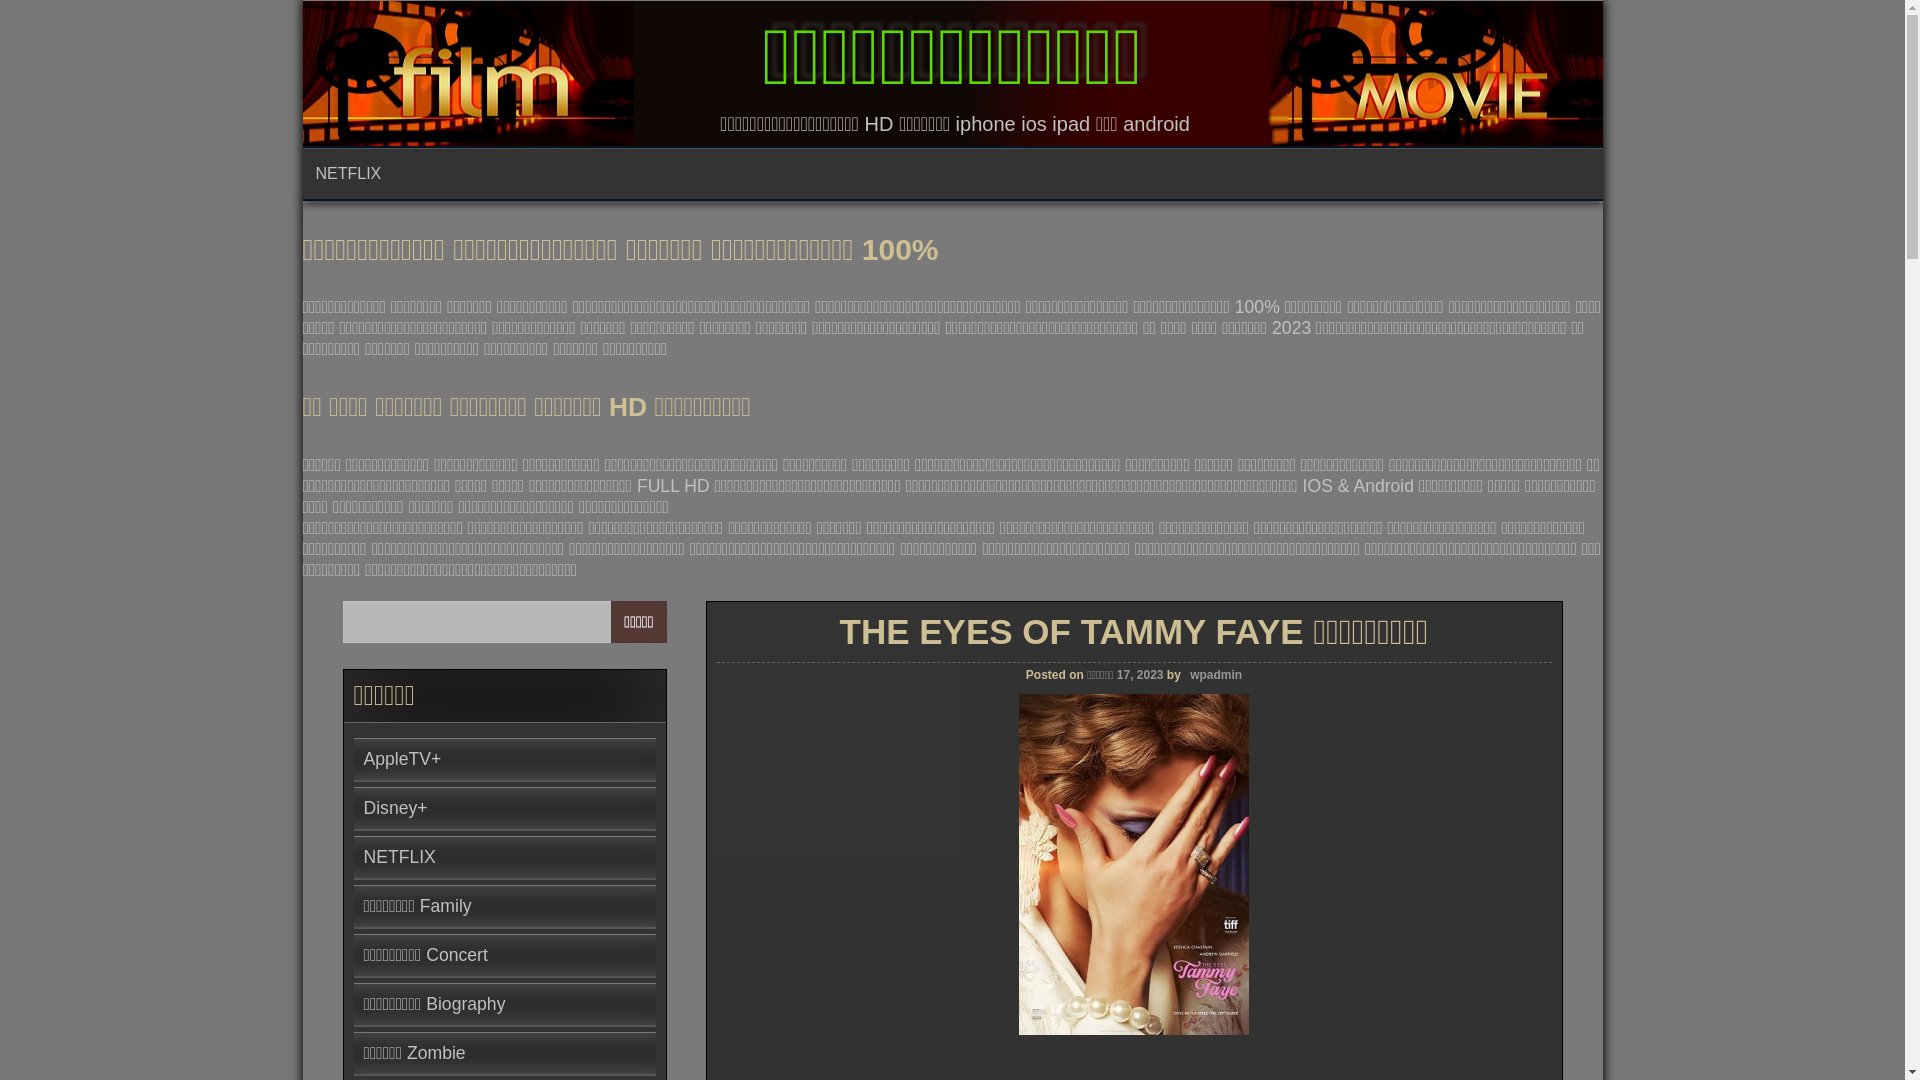 Image resolution: width=1920 pixels, height=1080 pixels. What do you see at coordinates (1214, 675) in the screenshot?
I see `'wpadmin'` at bounding box center [1214, 675].